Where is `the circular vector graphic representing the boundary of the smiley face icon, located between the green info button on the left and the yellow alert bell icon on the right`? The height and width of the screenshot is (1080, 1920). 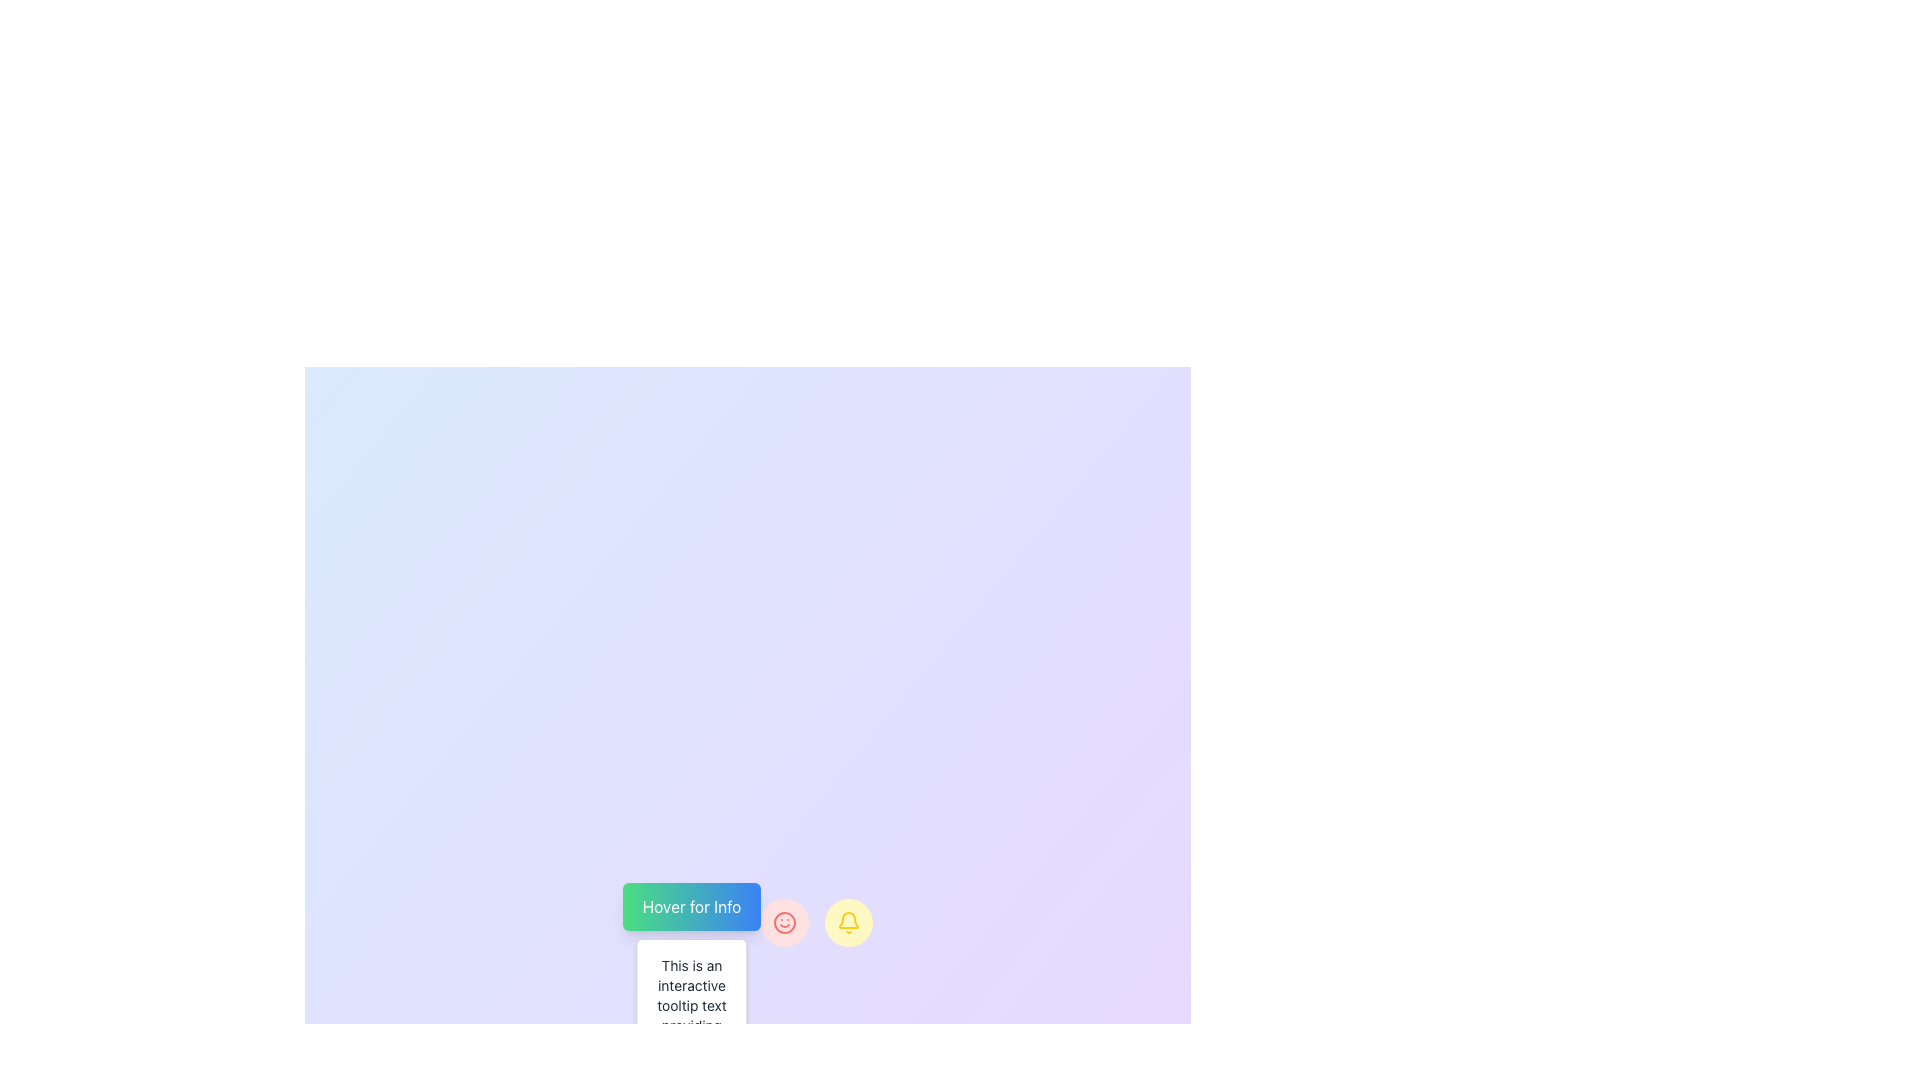 the circular vector graphic representing the boundary of the smiley face icon, located between the green info button on the left and the yellow alert bell icon on the right is located at coordinates (784, 922).